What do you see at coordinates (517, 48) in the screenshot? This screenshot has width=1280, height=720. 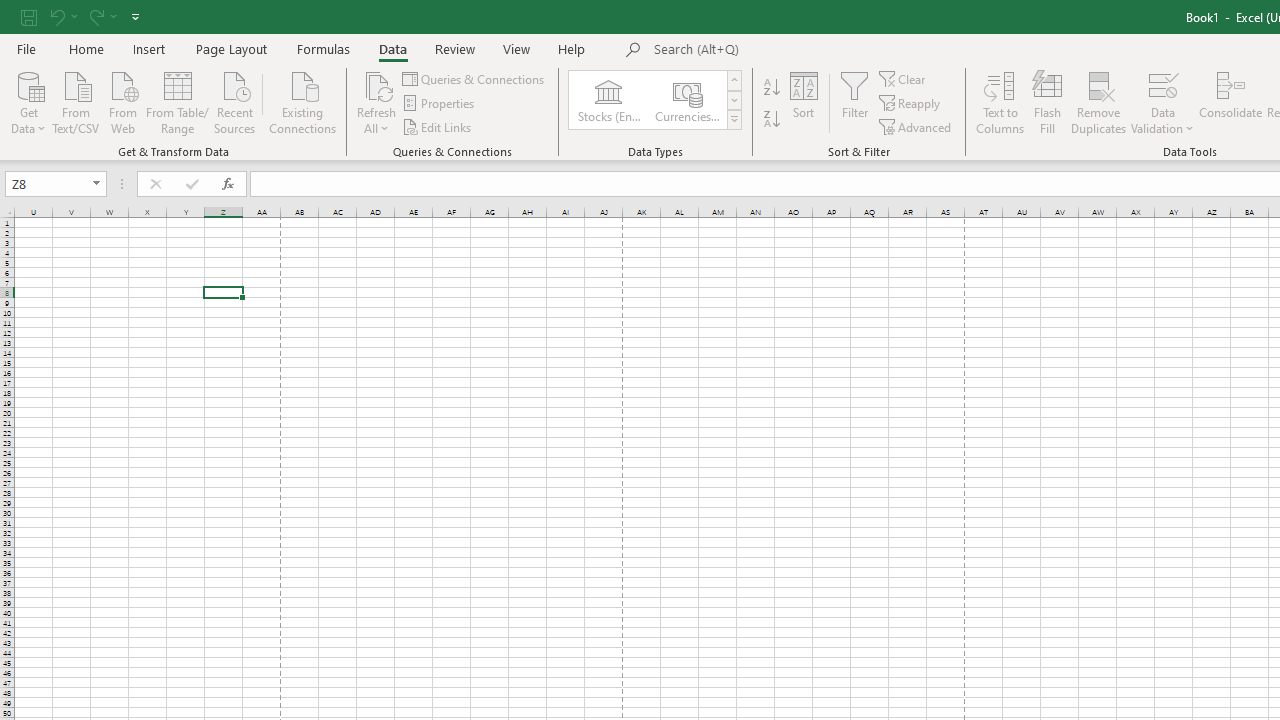 I see `'View'` at bounding box center [517, 48].